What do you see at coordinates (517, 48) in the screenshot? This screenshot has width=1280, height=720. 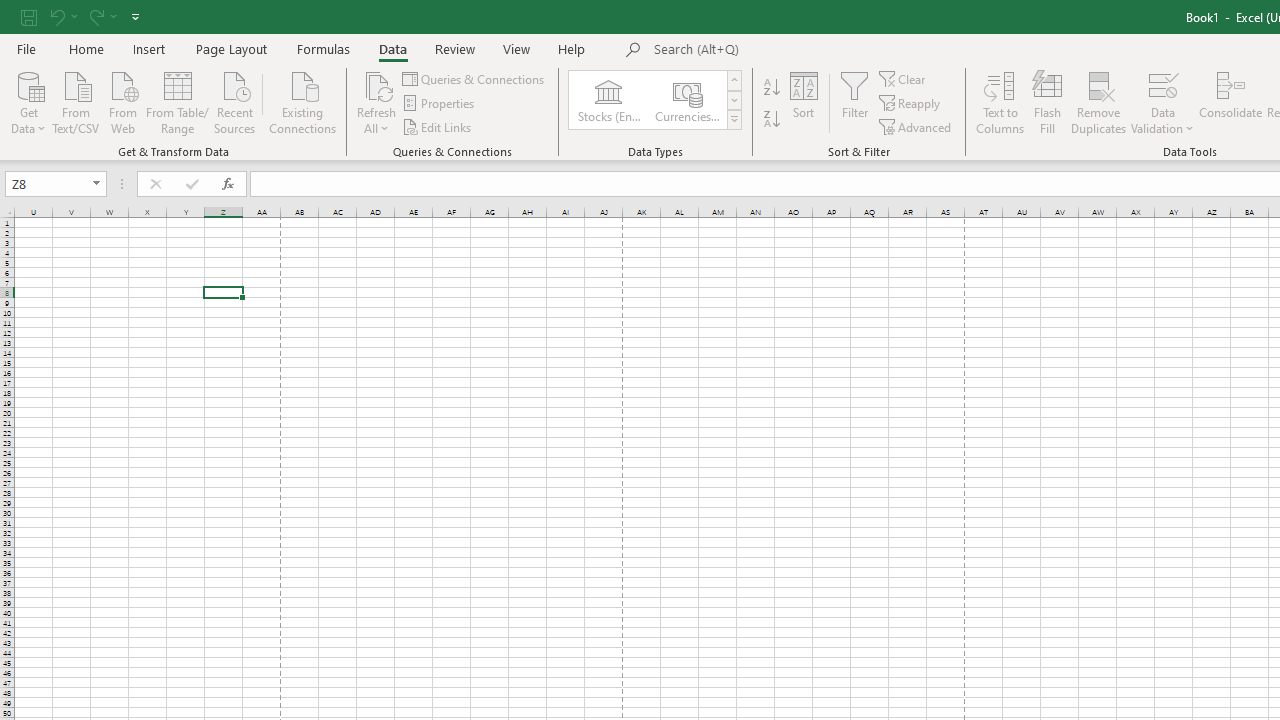 I see `'View'` at bounding box center [517, 48].